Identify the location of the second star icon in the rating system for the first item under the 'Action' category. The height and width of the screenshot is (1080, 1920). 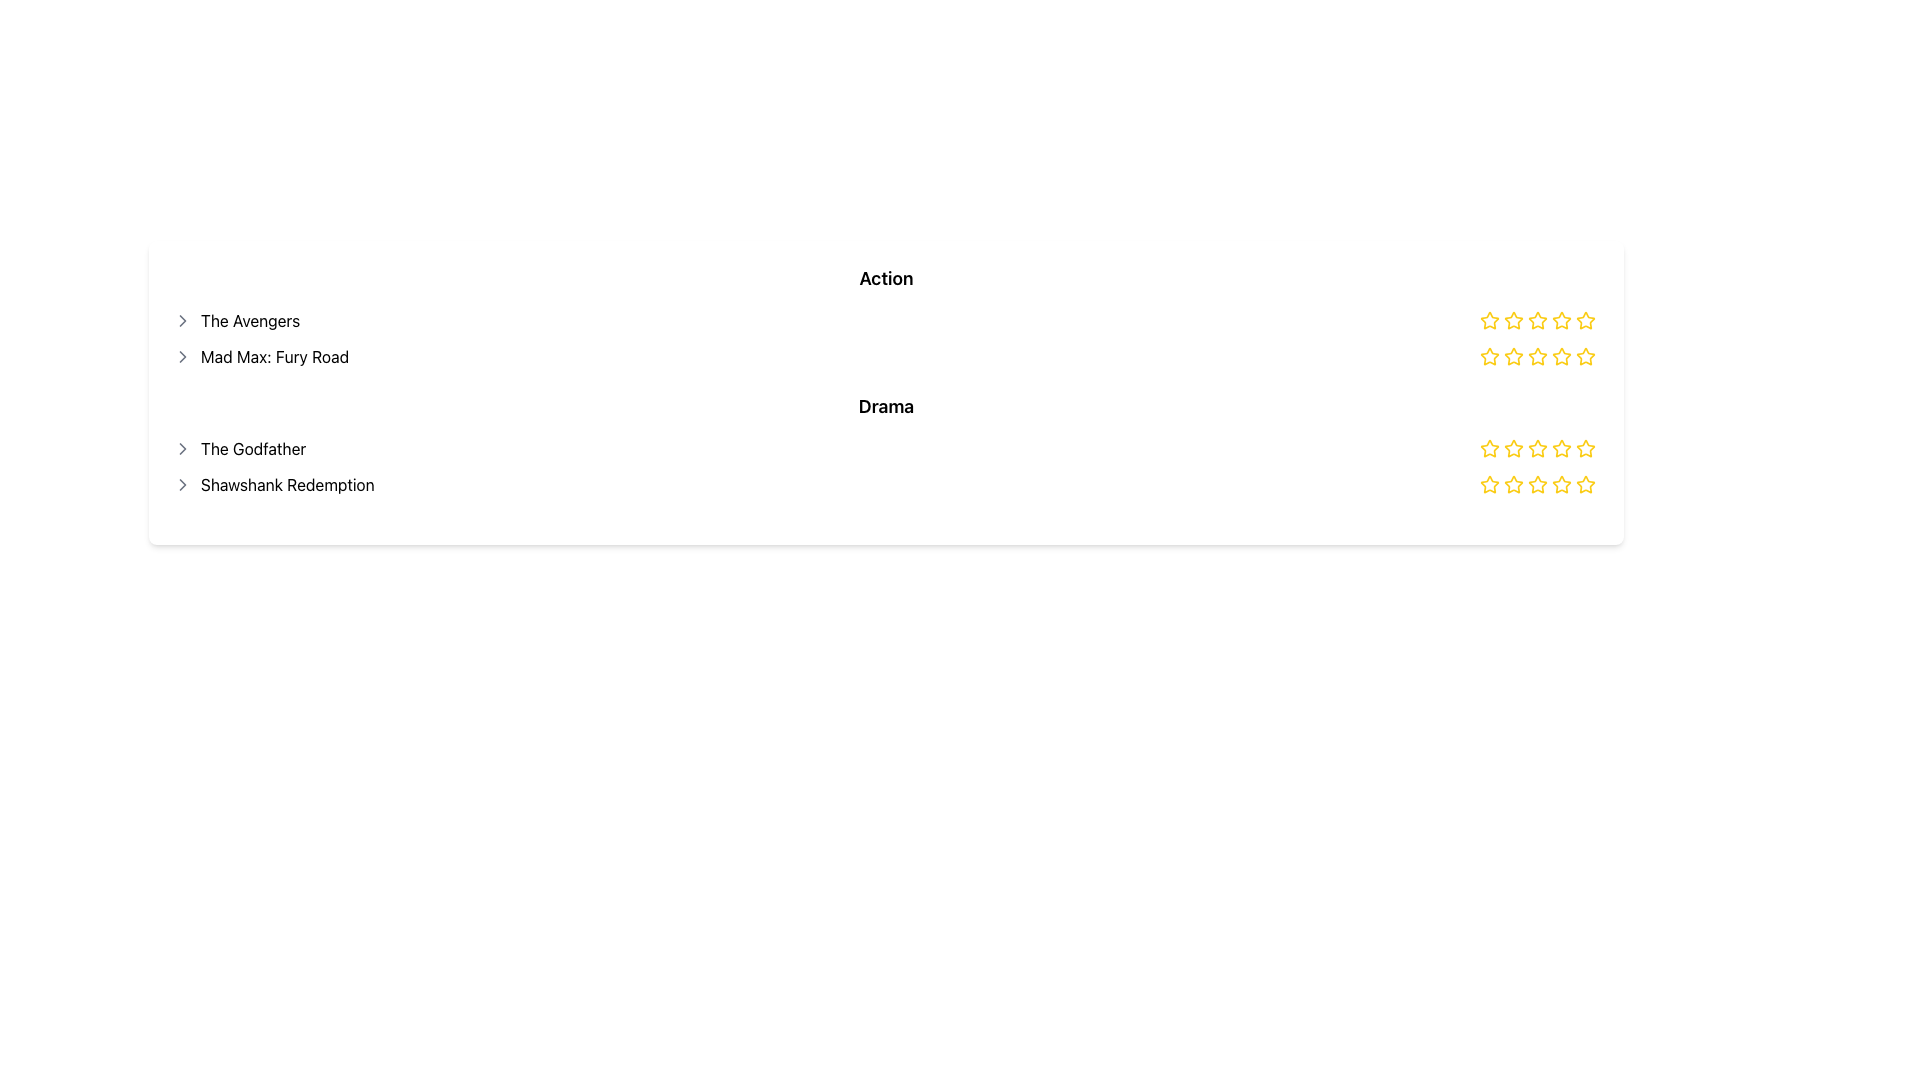
(1513, 319).